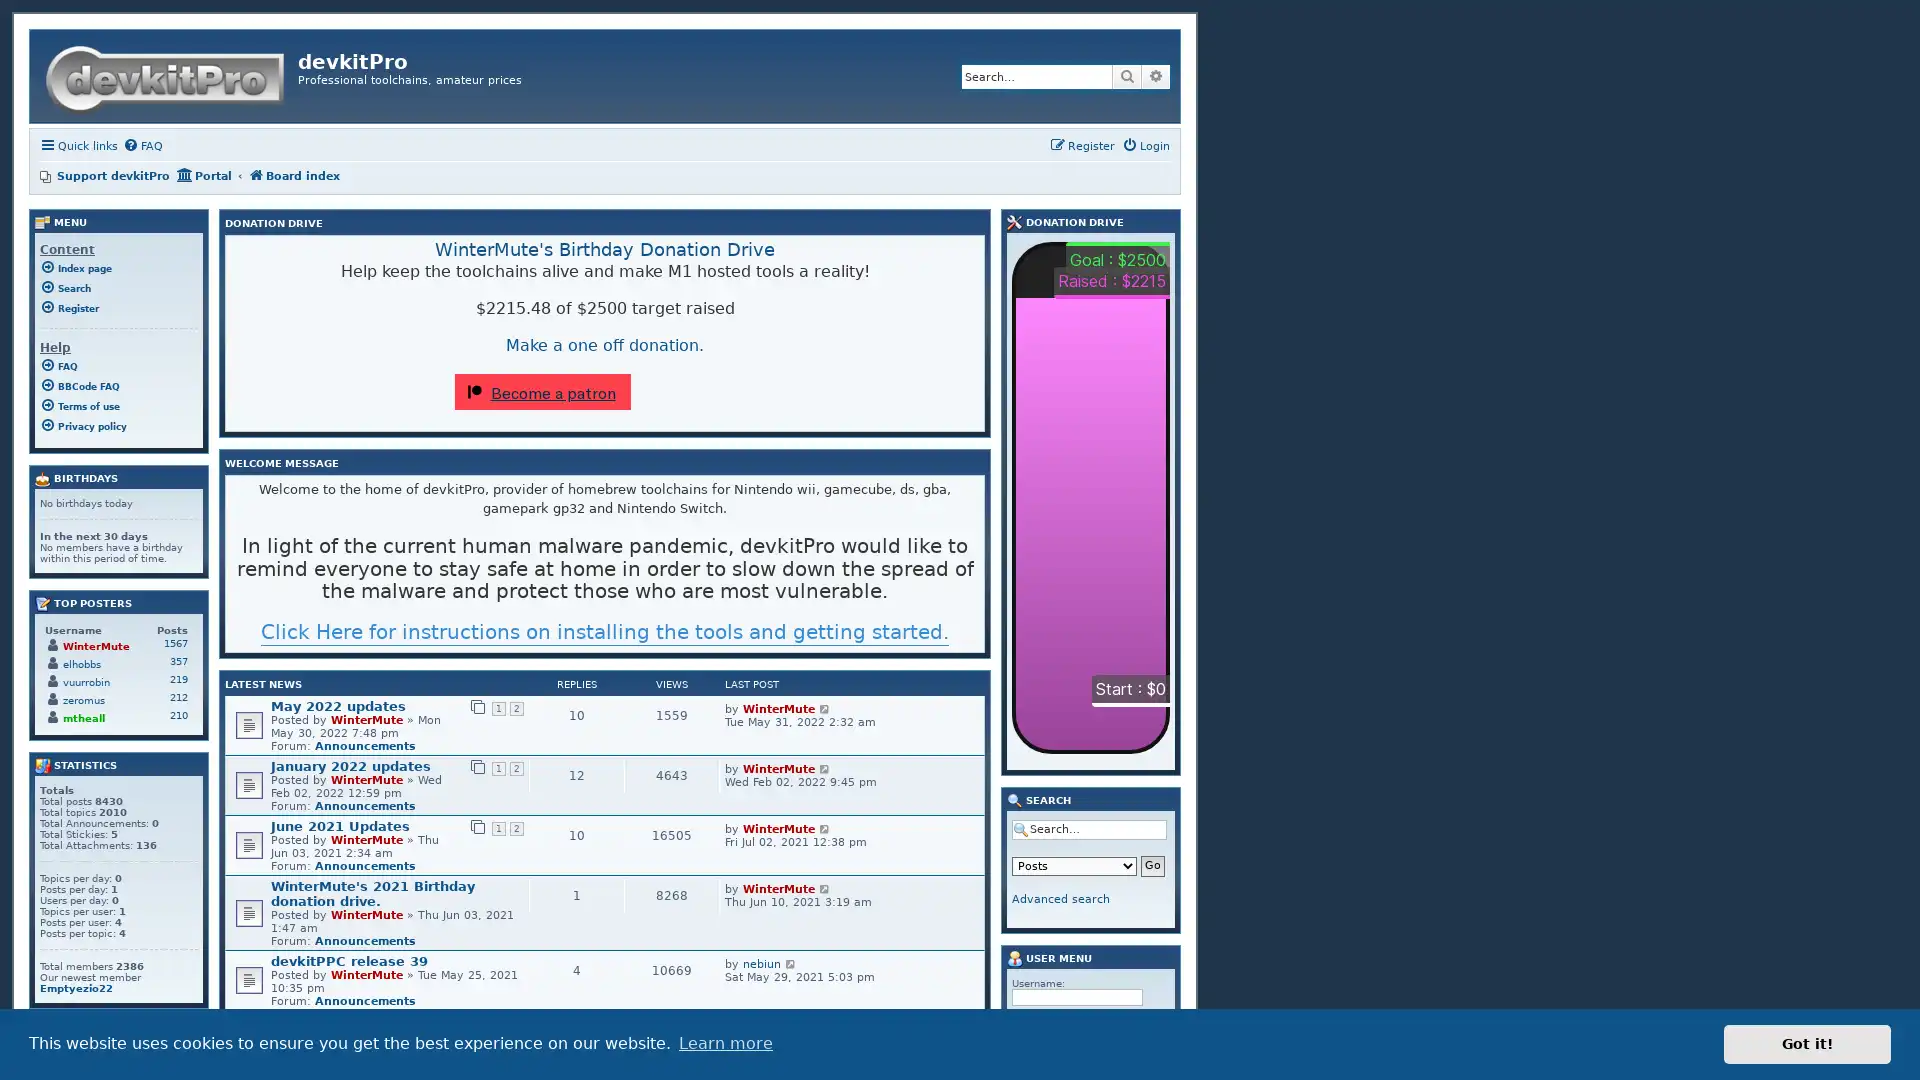  What do you see at coordinates (1807, 1043) in the screenshot?
I see `dismiss cookie message` at bounding box center [1807, 1043].